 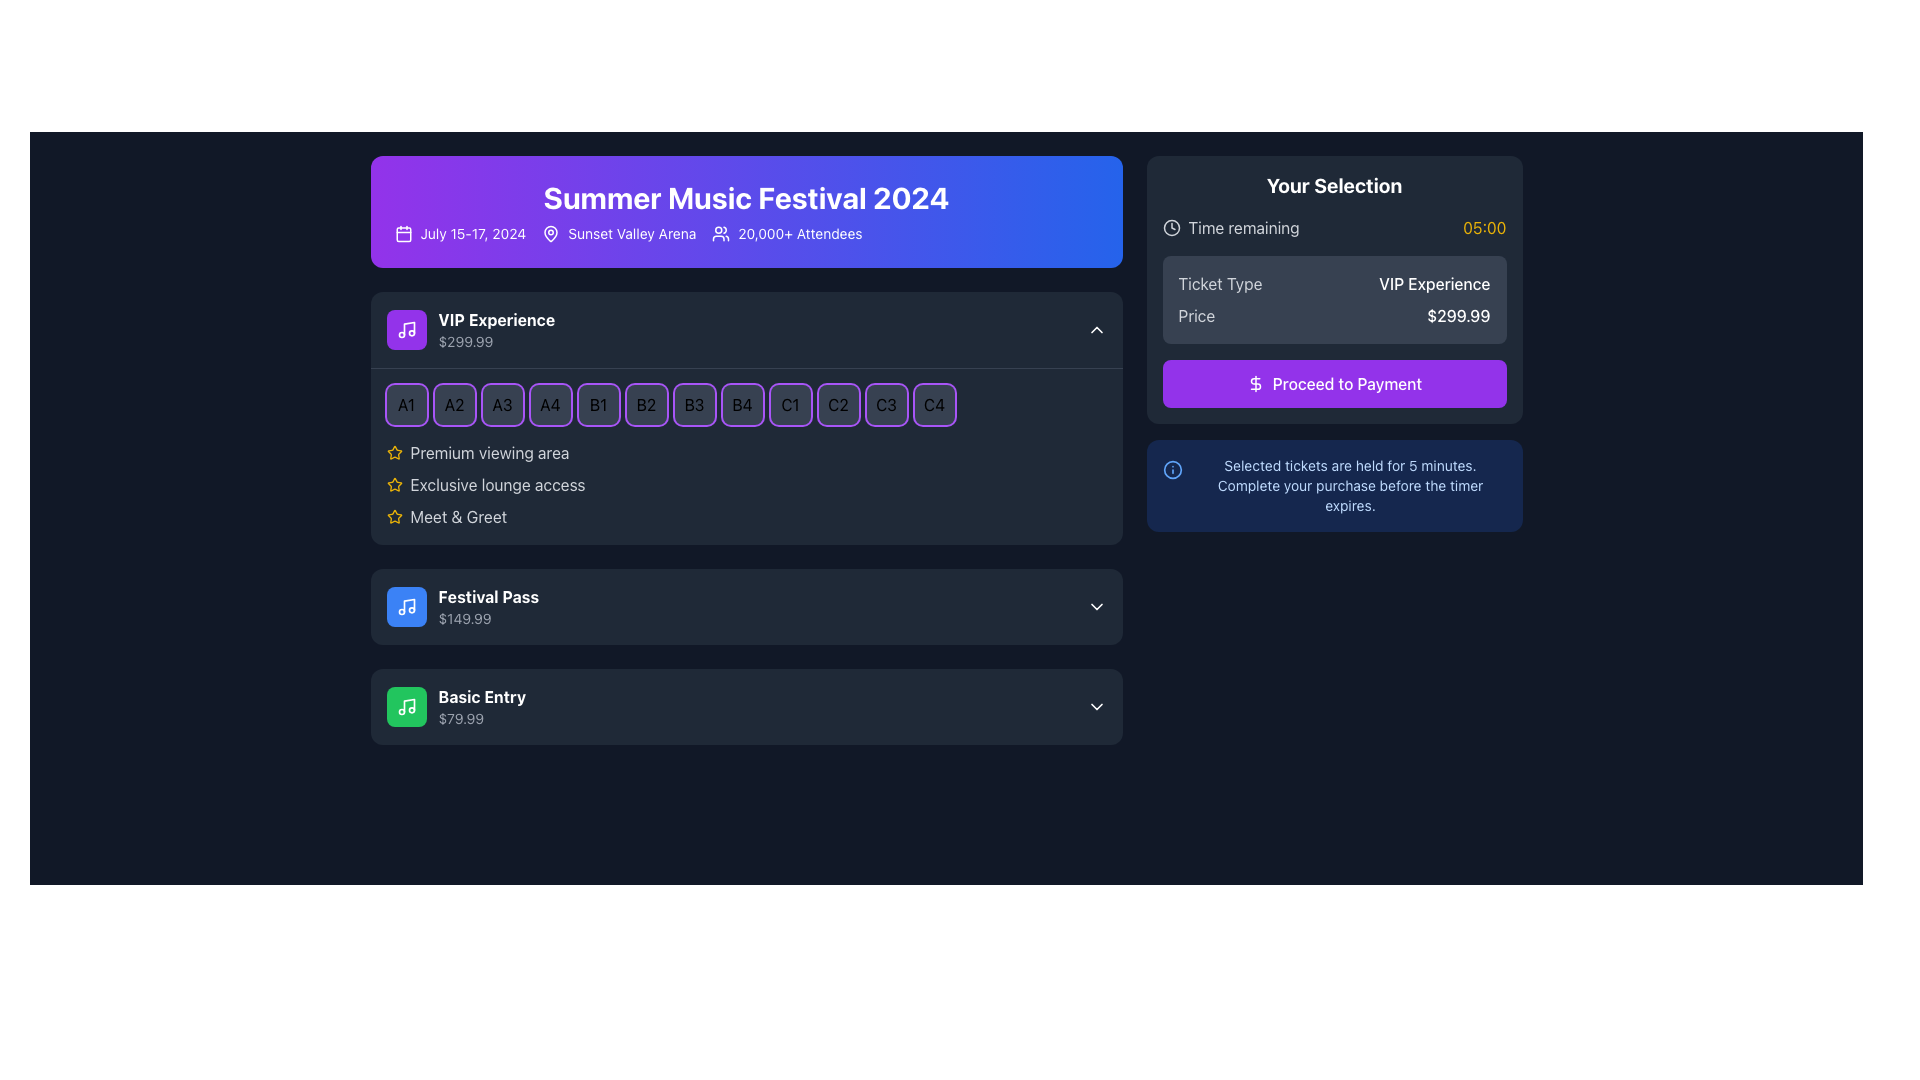 I want to click on text displayed in the Text display area for the 'VIP Experience' ticket option, located below the purple icon with a white musical note, so click(x=496, y=329).